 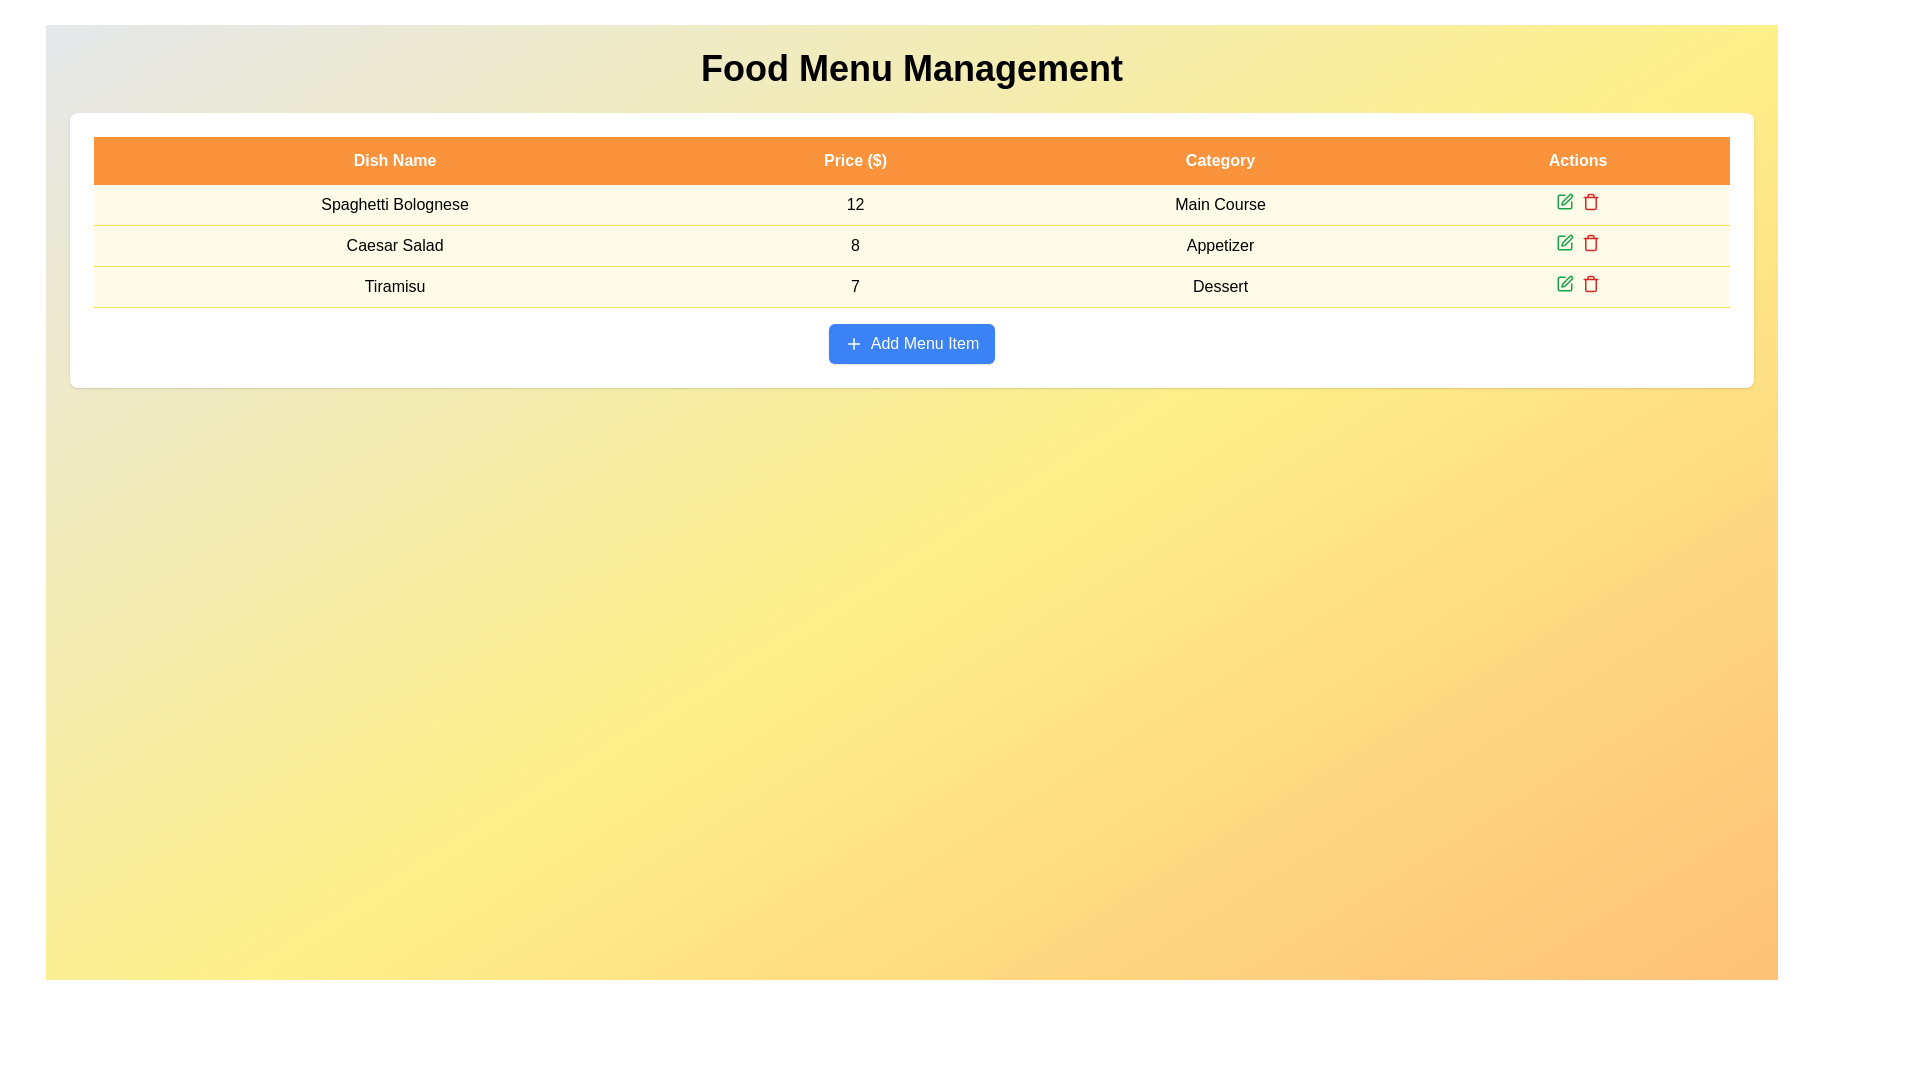 I want to click on the informational text label displaying 'Caesar Salad' in the menu management interface, located in the first cell of the second row under the 'Dish Name' header, so click(x=395, y=245).